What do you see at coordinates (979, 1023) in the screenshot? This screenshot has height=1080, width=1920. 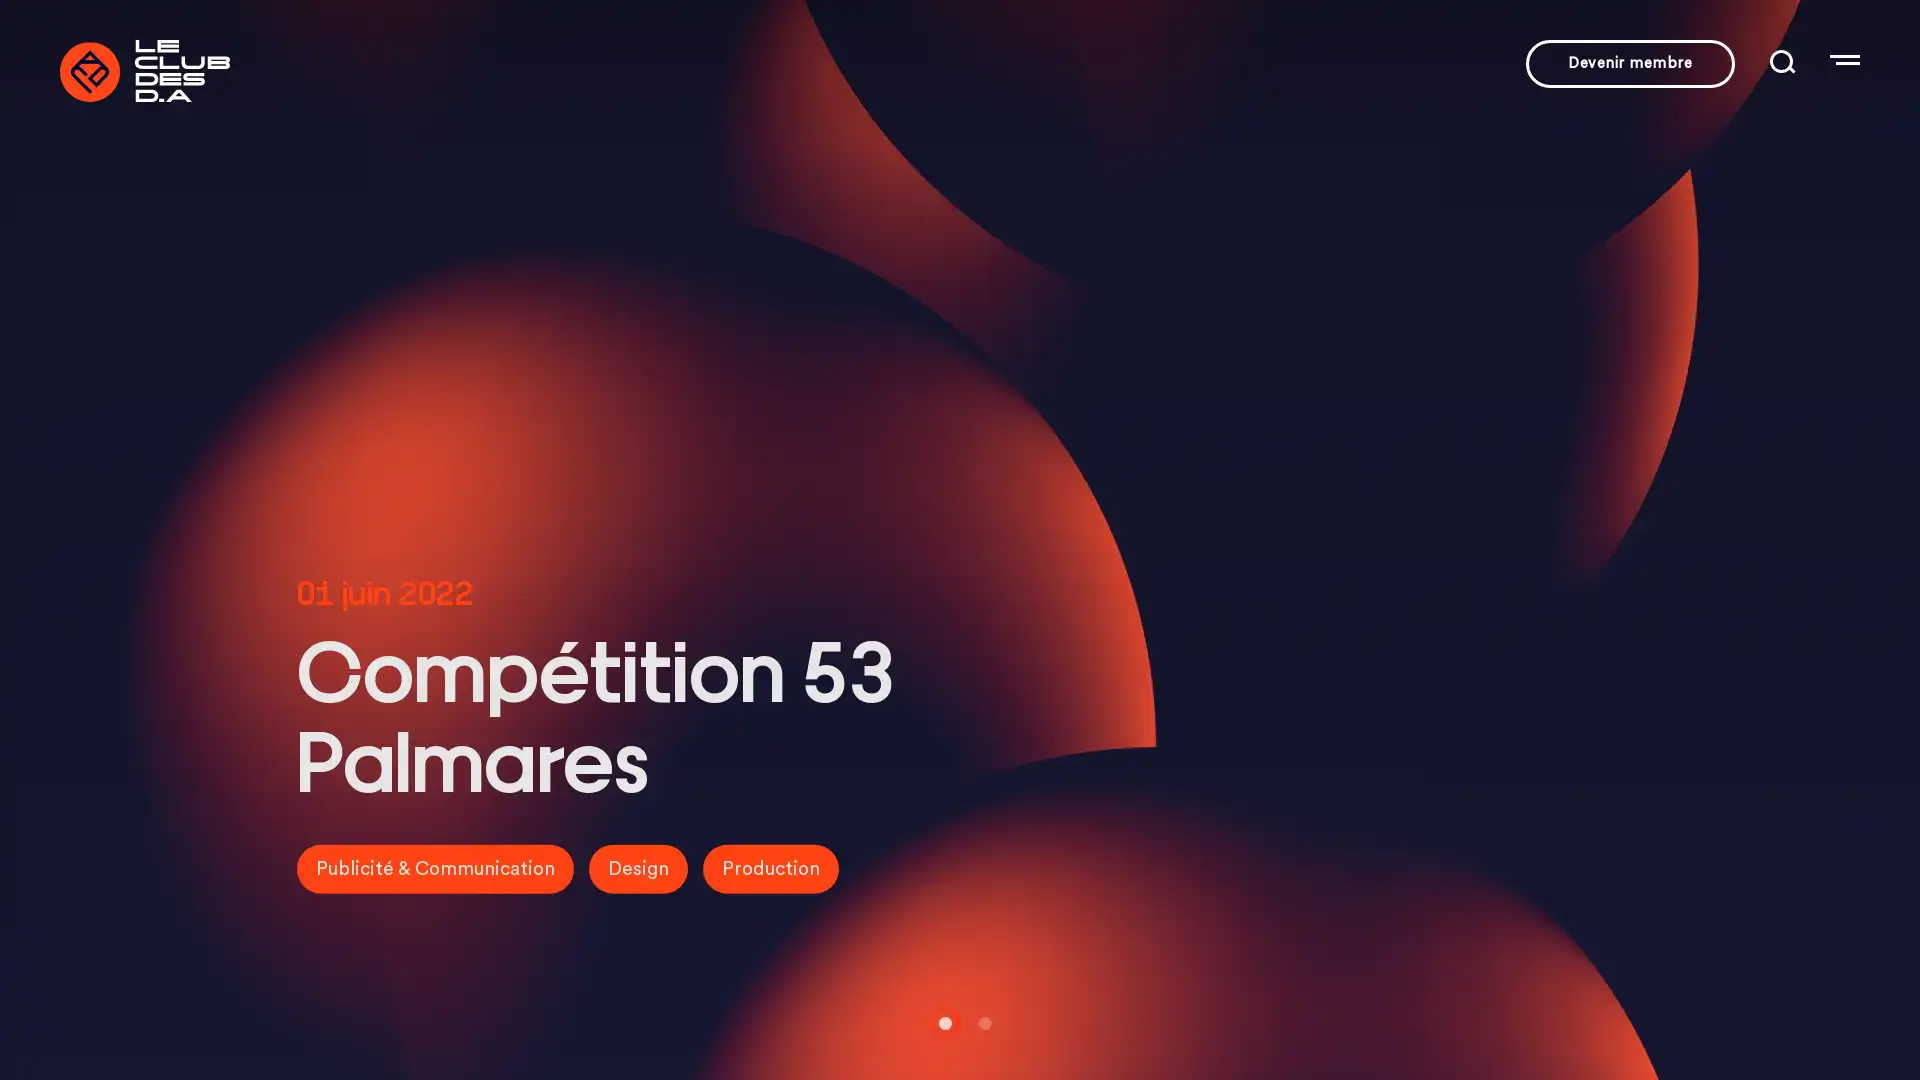 I see `2` at bounding box center [979, 1023].